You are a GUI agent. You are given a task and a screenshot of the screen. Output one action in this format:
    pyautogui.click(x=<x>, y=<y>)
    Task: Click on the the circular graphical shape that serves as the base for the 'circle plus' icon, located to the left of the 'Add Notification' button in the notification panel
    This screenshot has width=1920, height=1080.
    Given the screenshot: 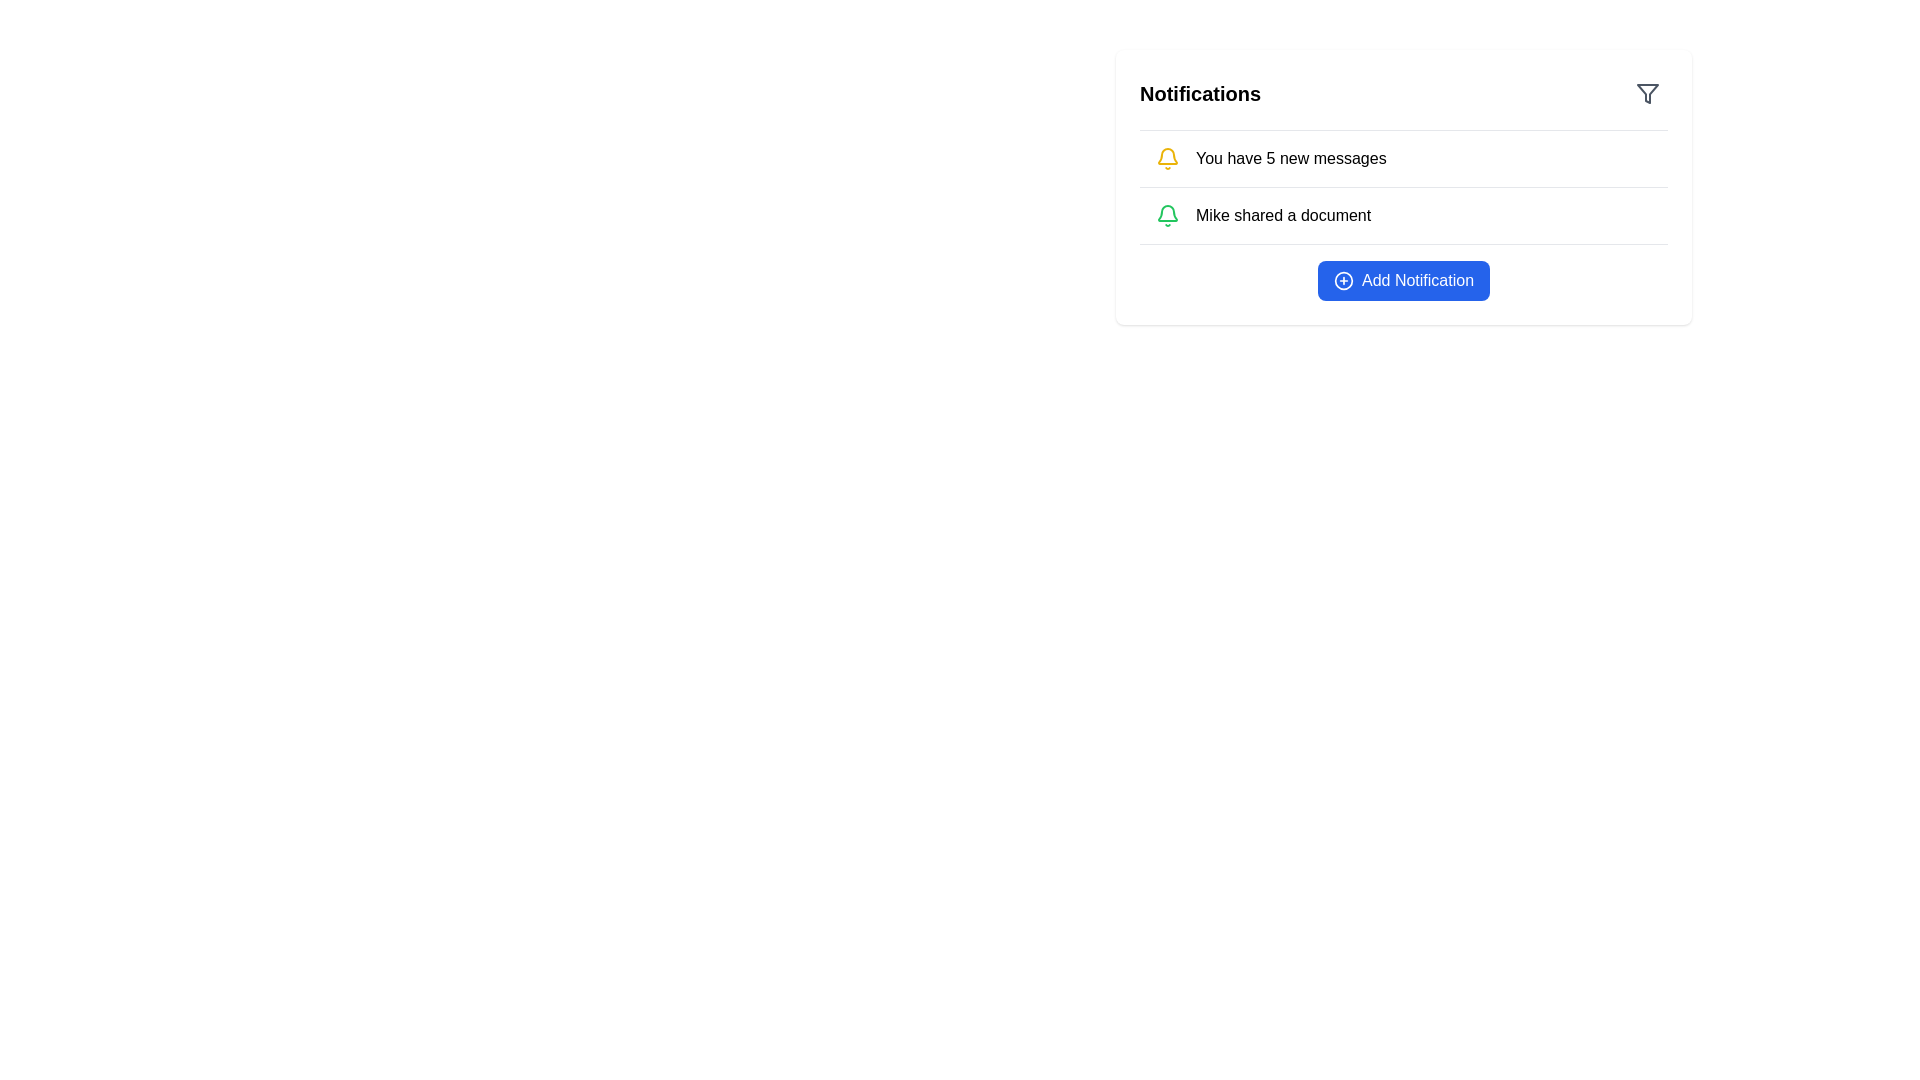 What is the action you would take?
    pyautogui.click(x=1344, y=281)
    